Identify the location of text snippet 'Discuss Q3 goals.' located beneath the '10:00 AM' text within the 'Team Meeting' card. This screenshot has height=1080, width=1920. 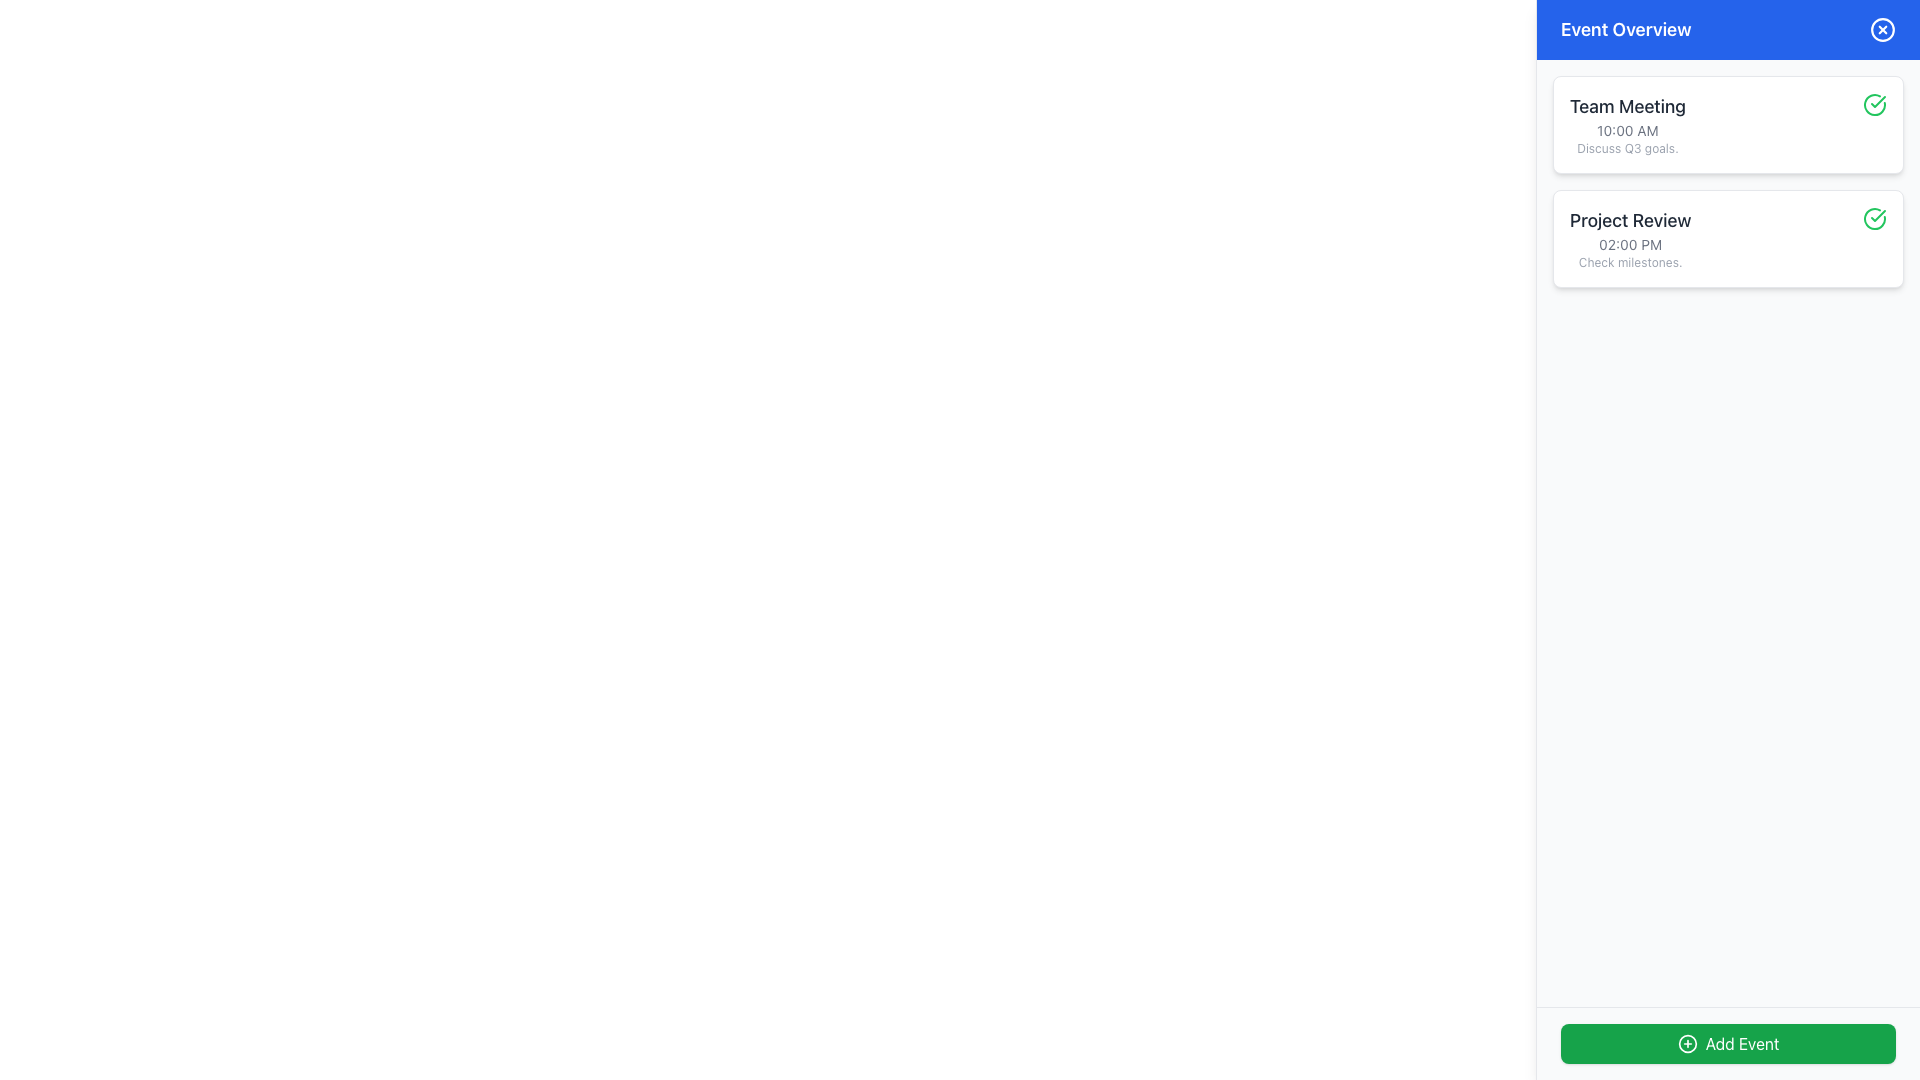
(1627, 148).